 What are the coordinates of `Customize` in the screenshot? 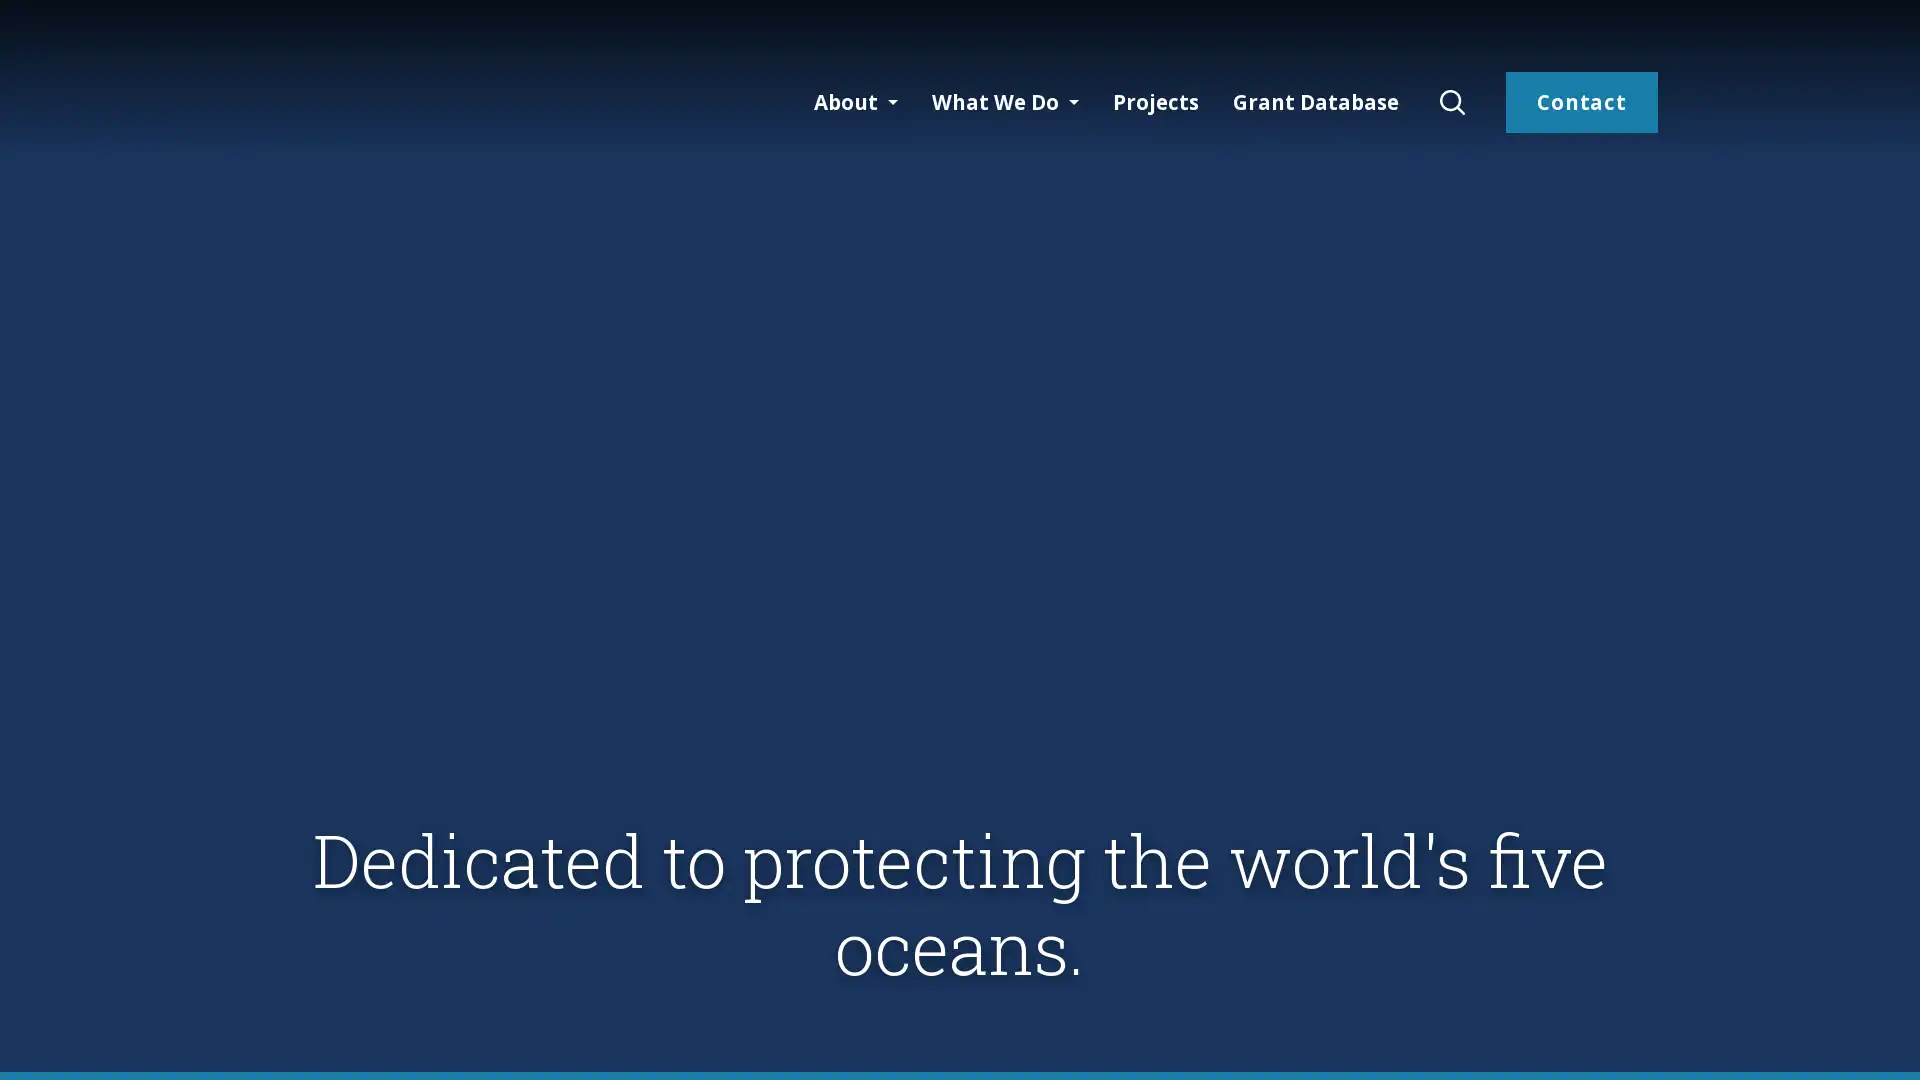 It's located at (1575, 1039).